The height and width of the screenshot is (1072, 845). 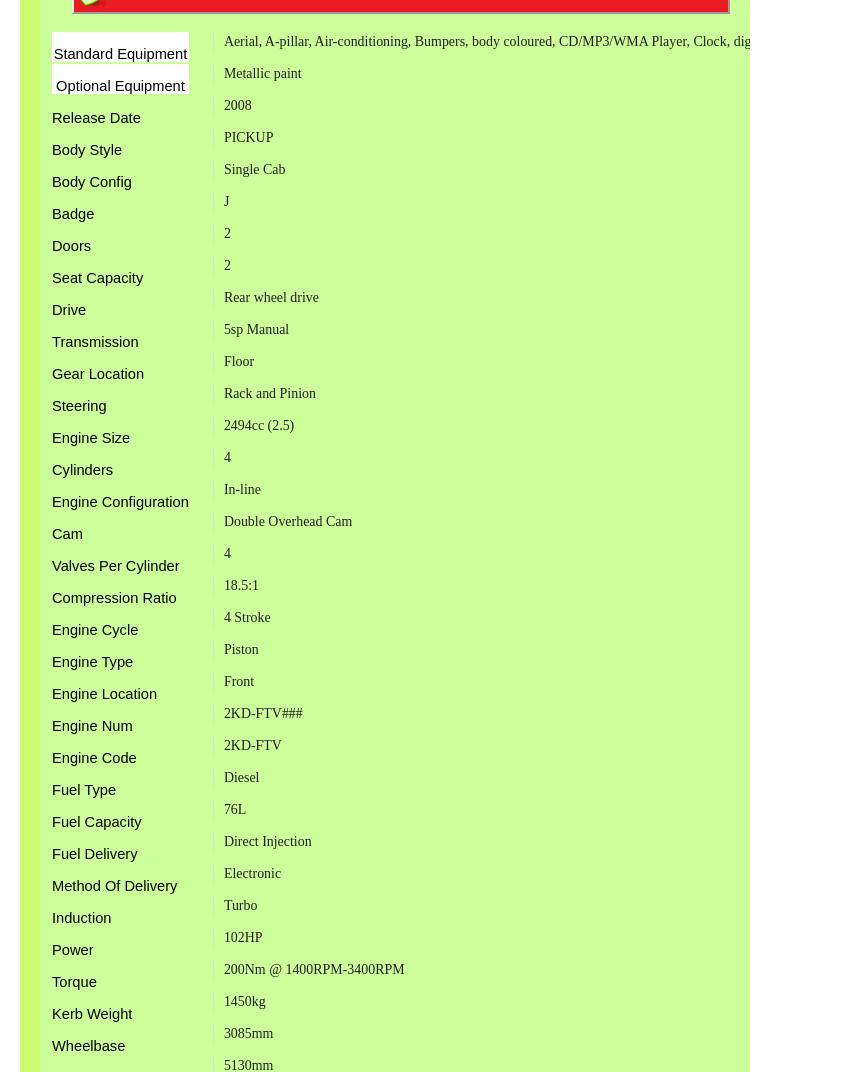 What do you see at coordinates (93, 758) in the screenshot?
I see `'Engine Code'` at bounding box center [93, 758].